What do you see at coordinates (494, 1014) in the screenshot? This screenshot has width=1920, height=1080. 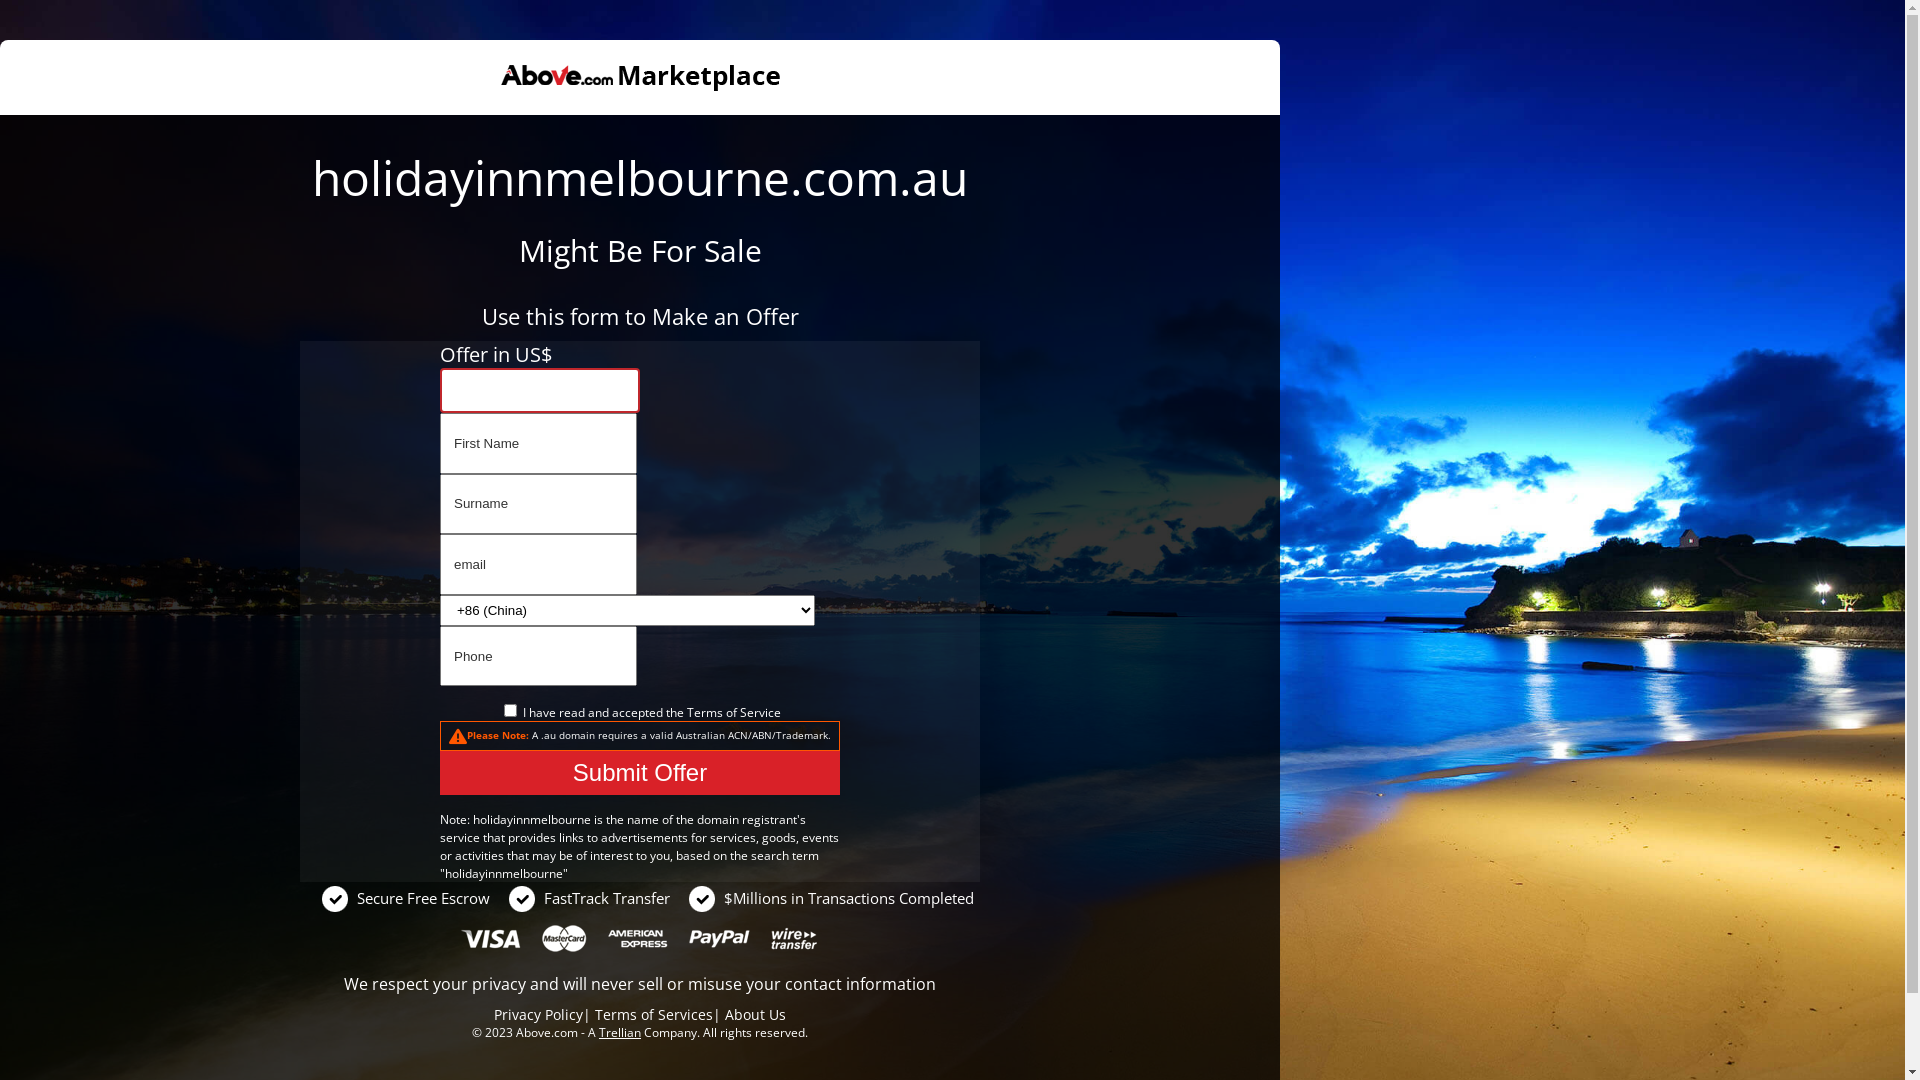 I see `'Privacy Policy'` at bounding box center [494, 1014].